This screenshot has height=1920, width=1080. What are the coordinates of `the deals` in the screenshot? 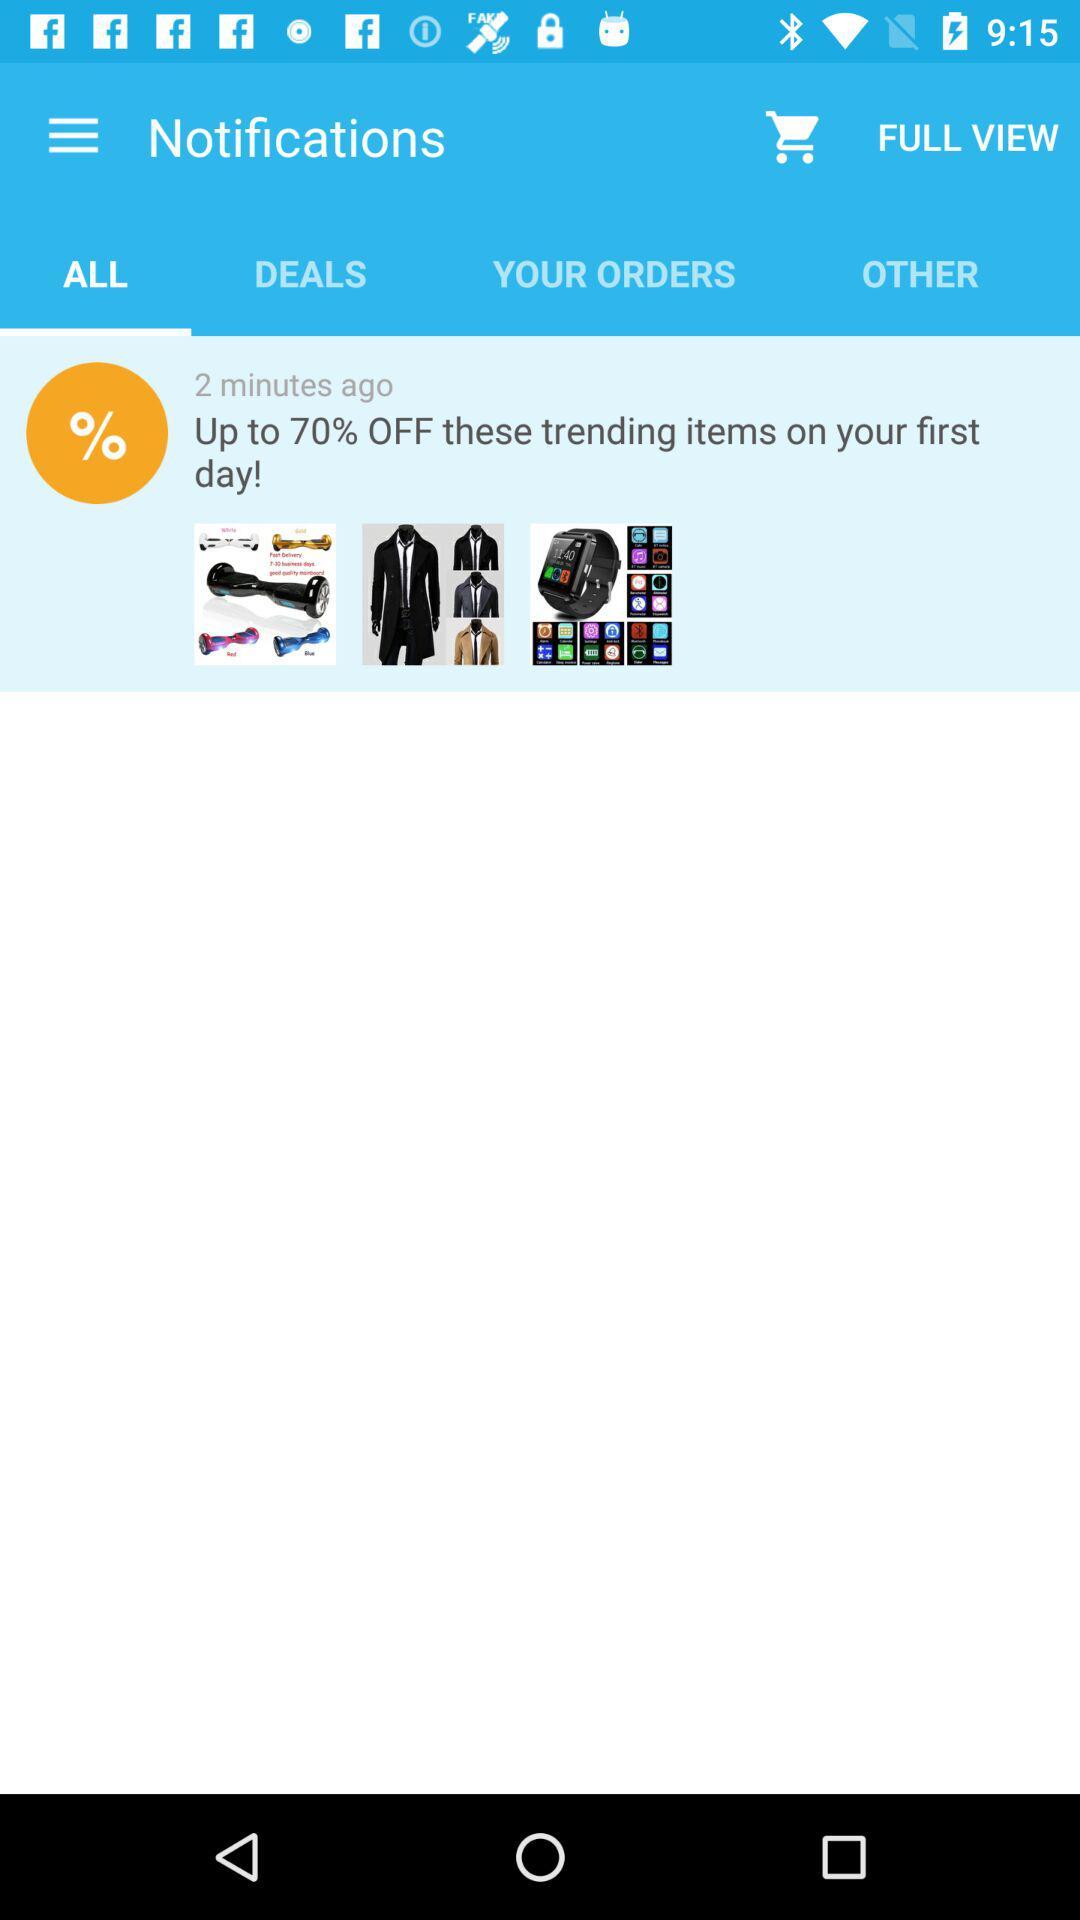 It's located at (310, 272).